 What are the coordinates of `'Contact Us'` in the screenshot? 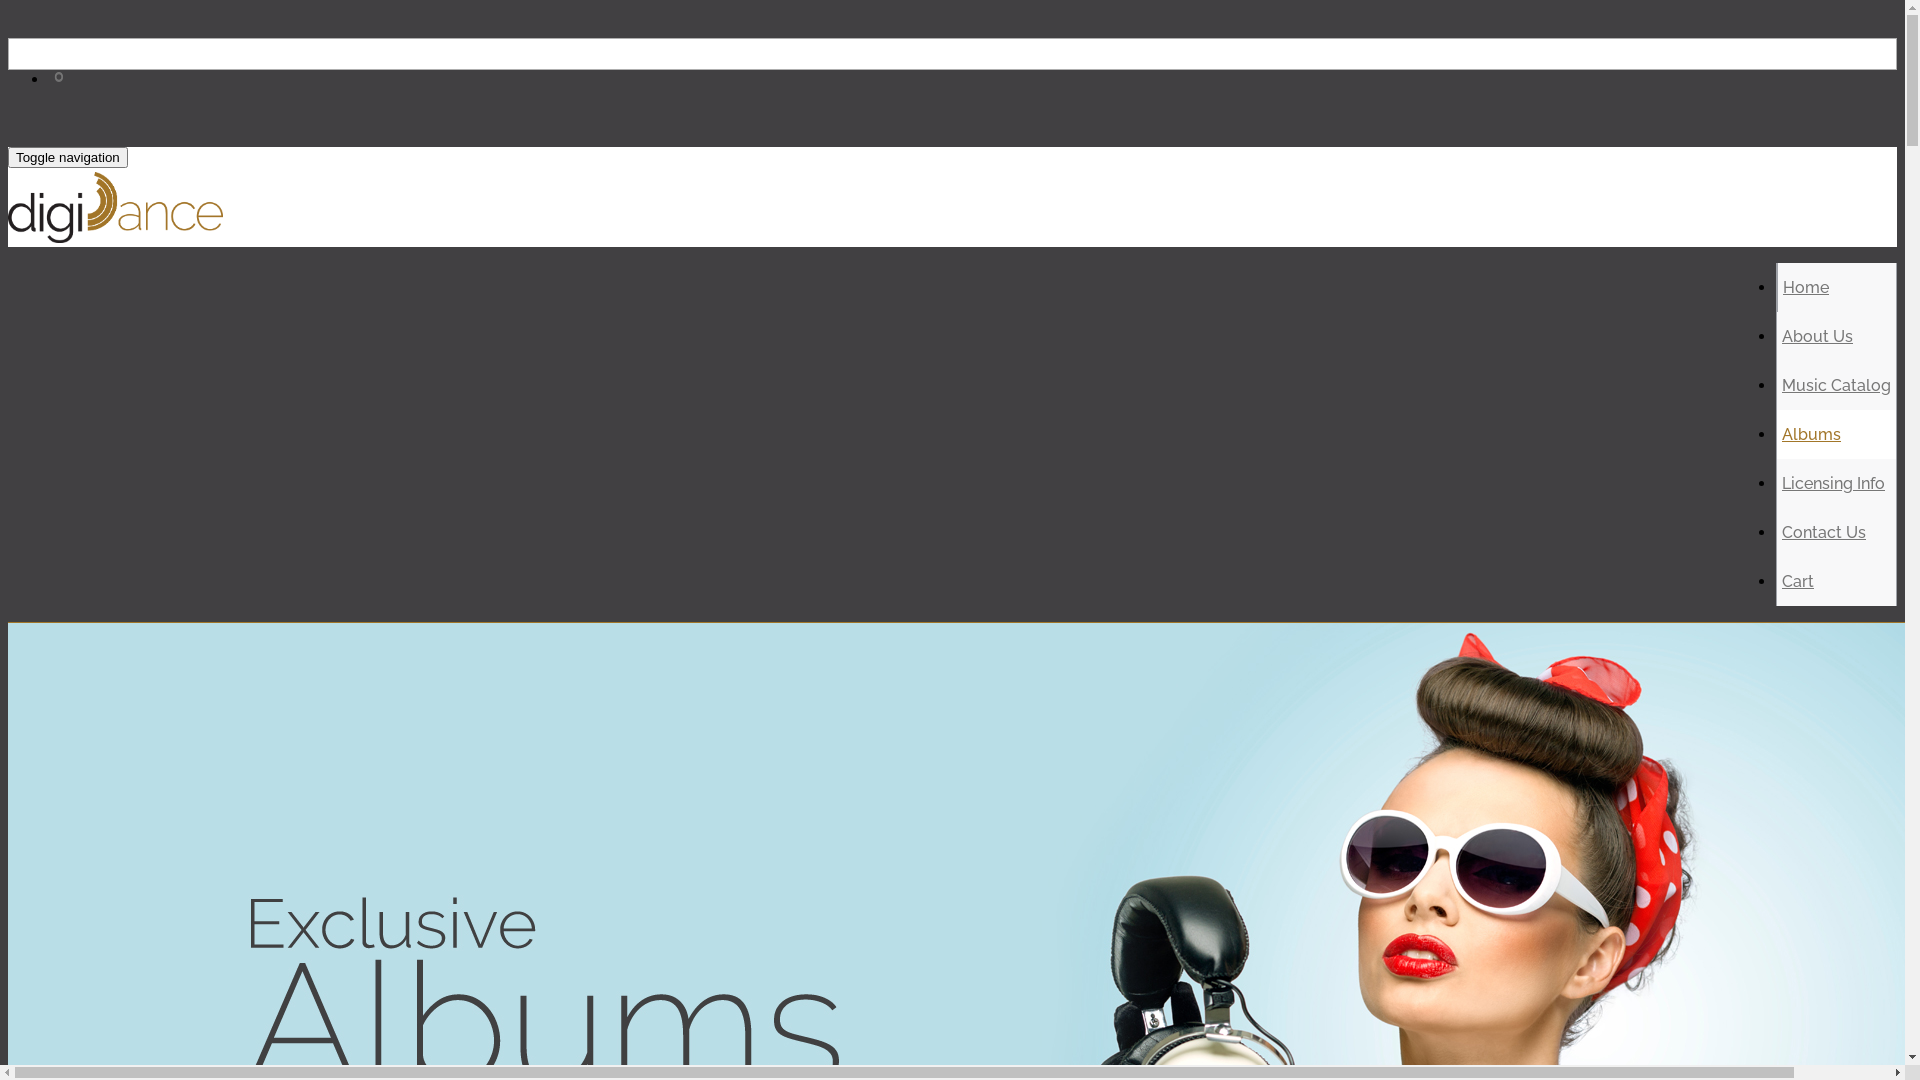 It's located at (1781, 531).